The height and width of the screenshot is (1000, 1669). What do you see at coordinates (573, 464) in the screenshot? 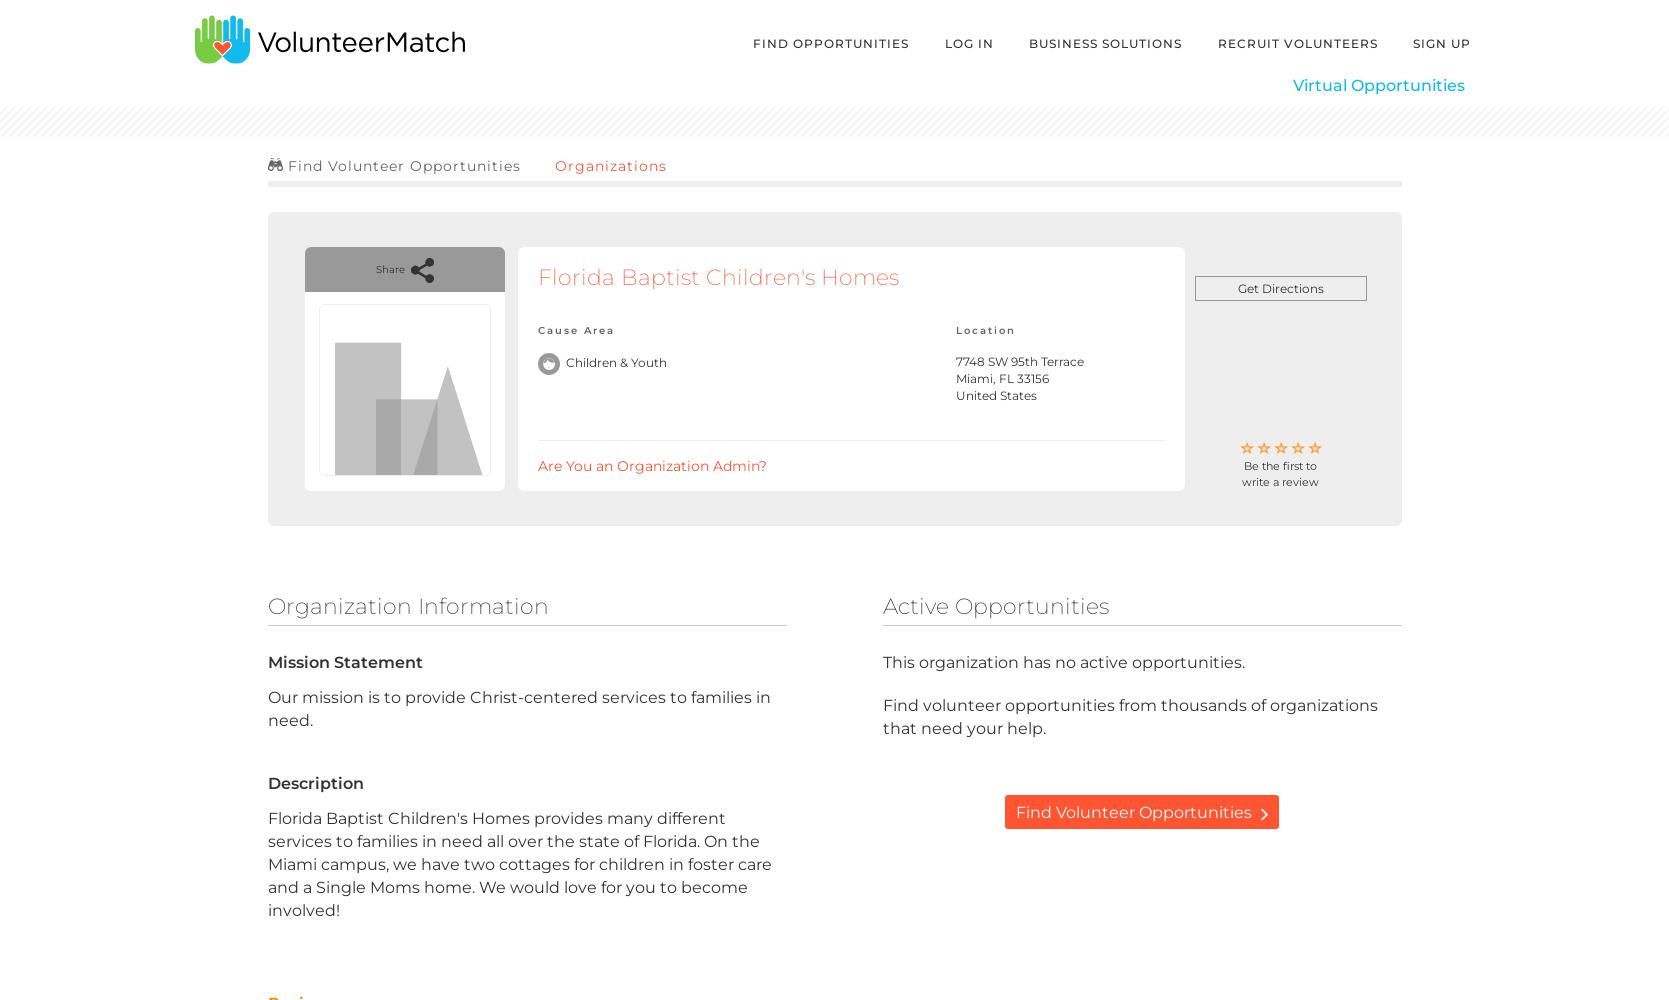
I see `'Are You an'` at bounding box center [573, 464].